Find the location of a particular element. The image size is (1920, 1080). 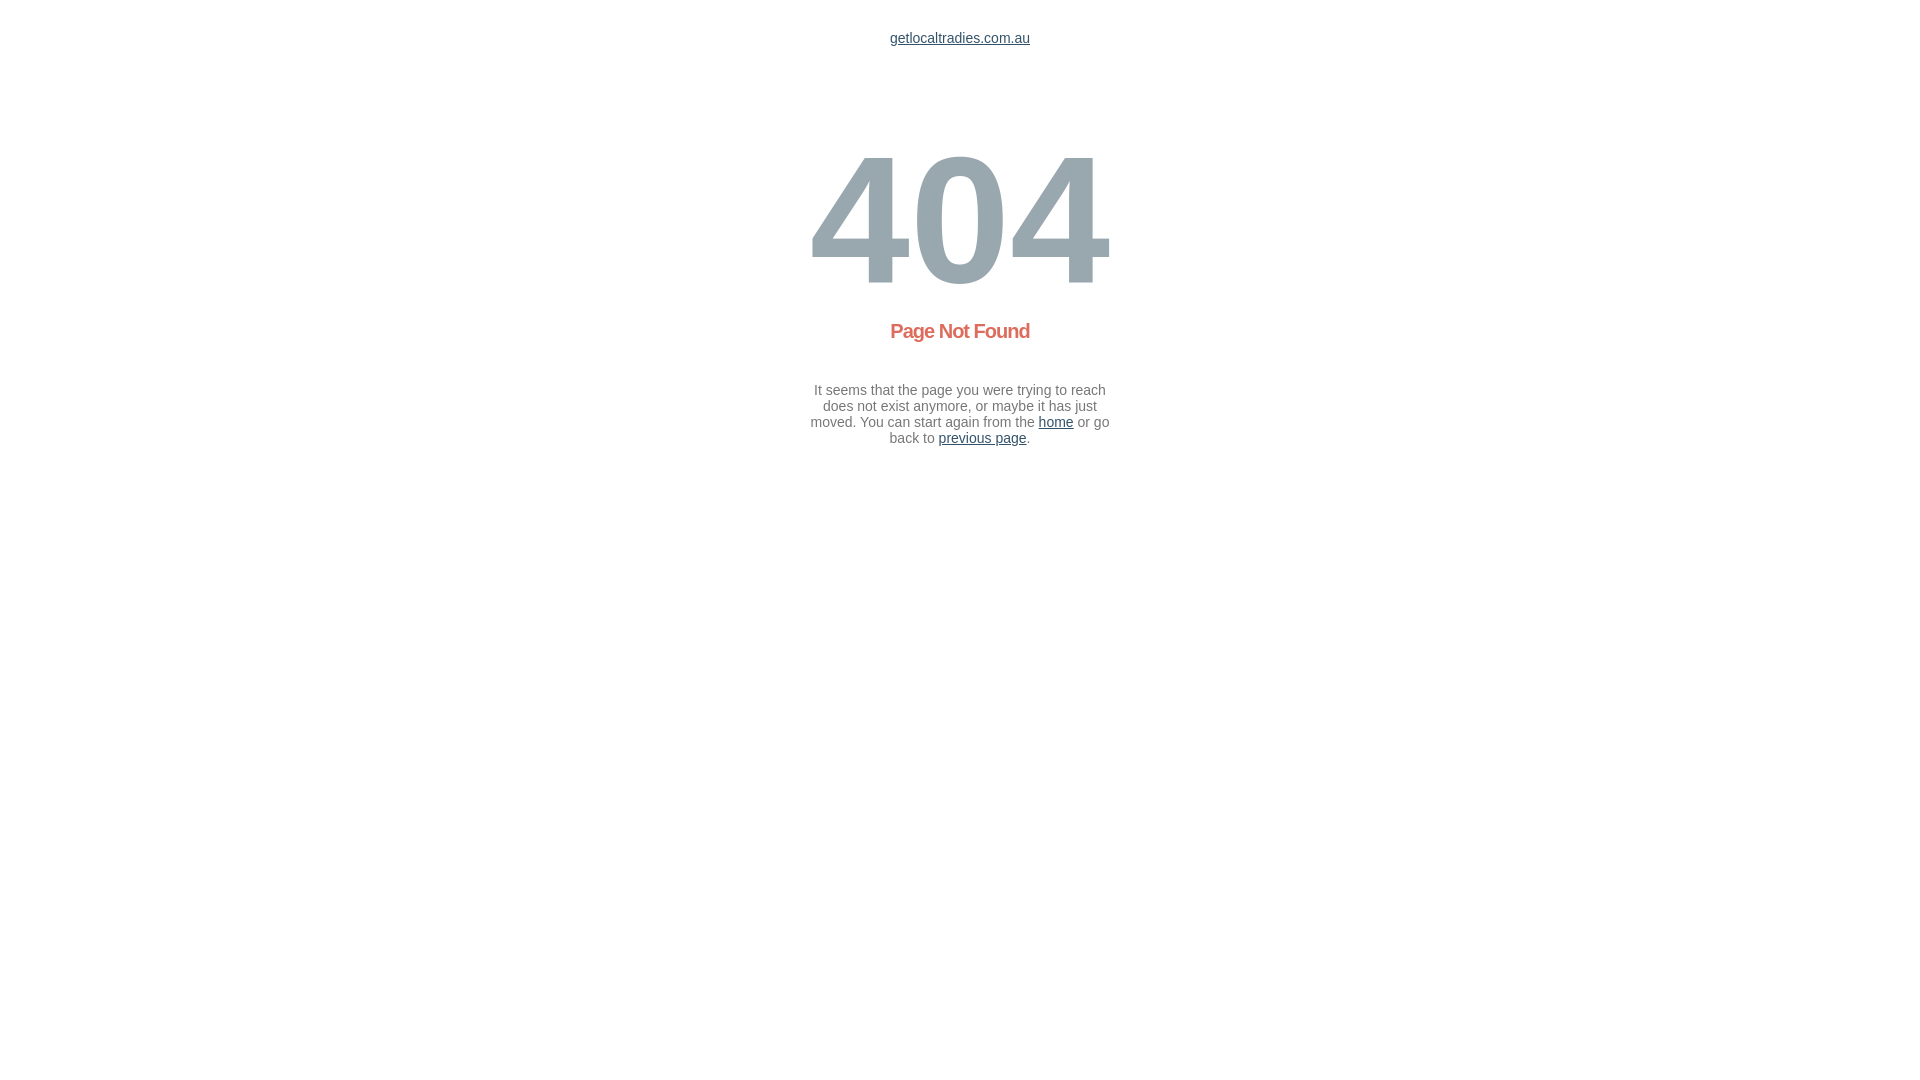

'previous page' is located at coordinates (983, 437).